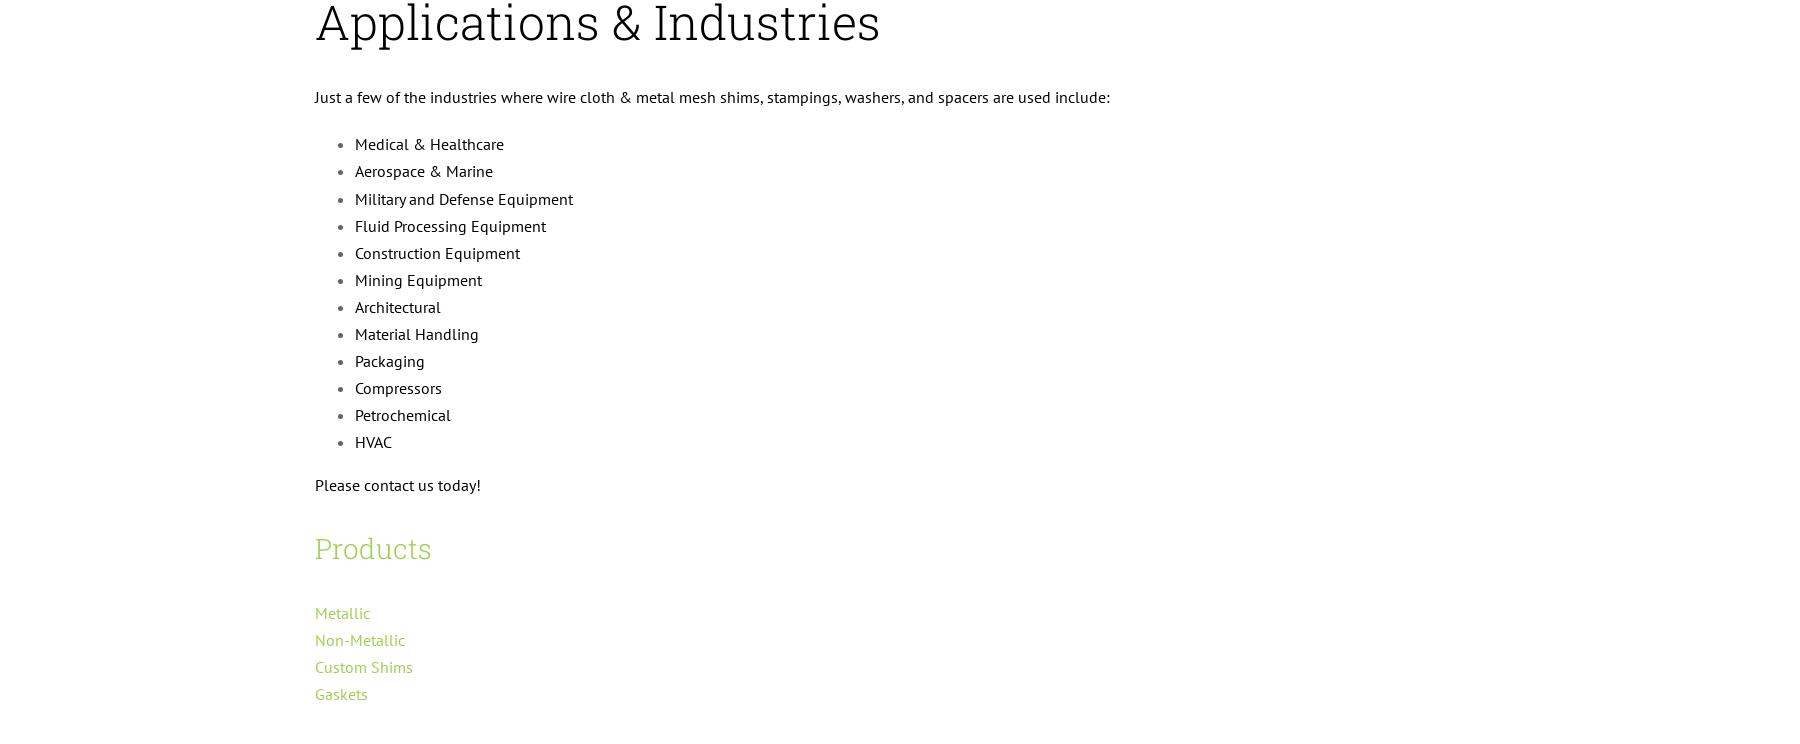  What do you see at coordinates (363, 665) in the screenshot?
I see `'Custom Shims'` at bounding box center [363, 665].